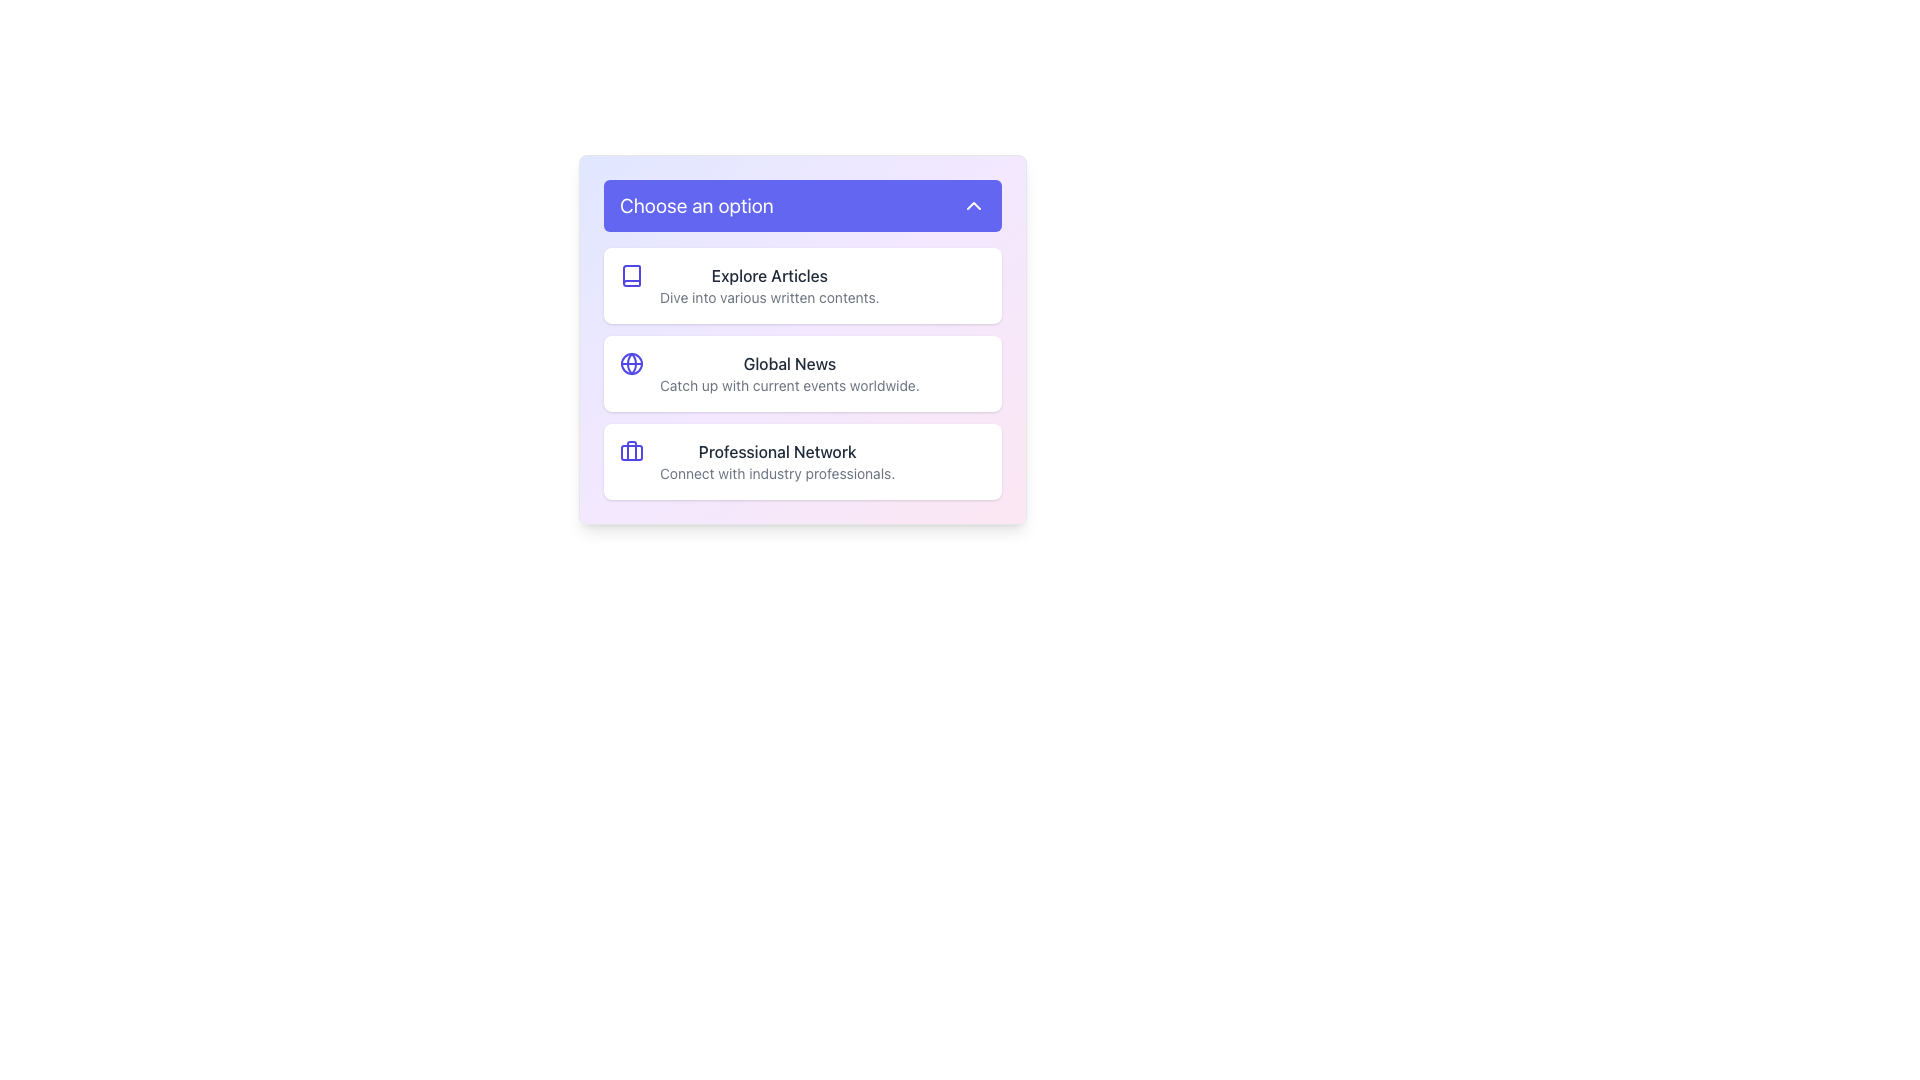 Image resolution: width=1920 pixels, height=1080 pixels. I want to click on the chevron icon located at the far-right side of the 'Choose an option' button, so click(974, 205).